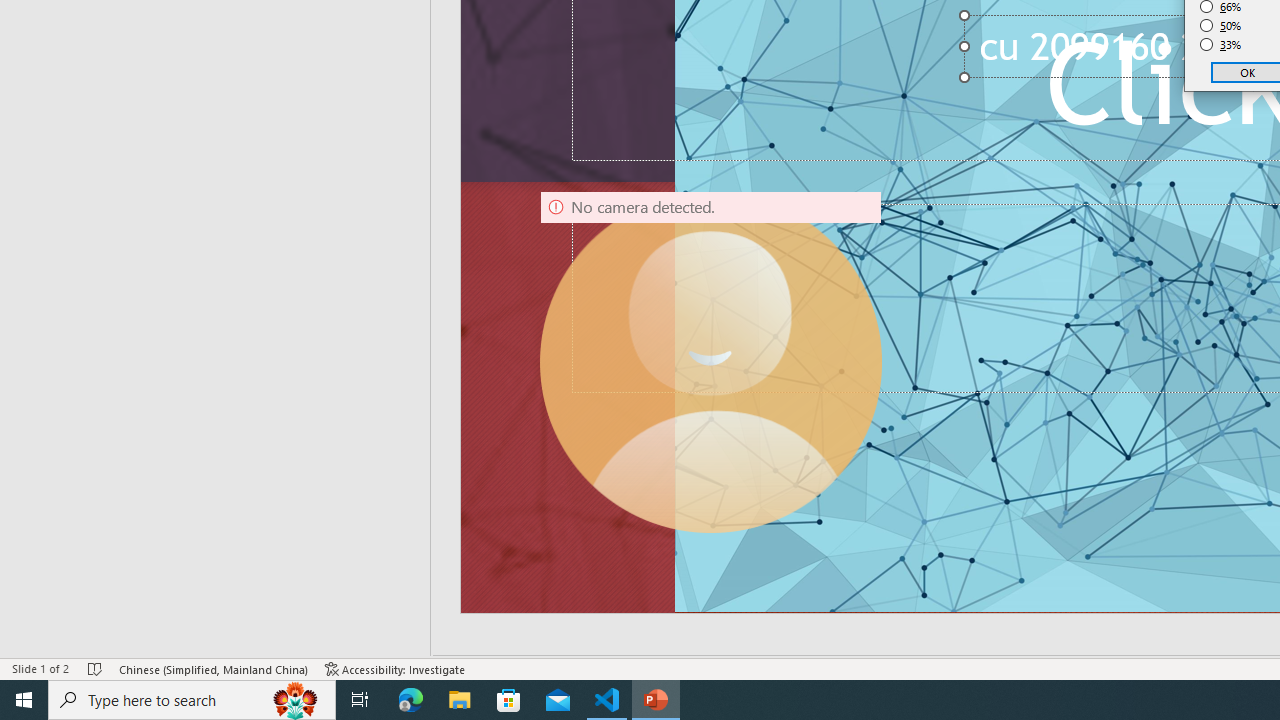 Image resolution: width=1280 pixels, height=720 pixels. I want to click on 'Visual Studio Code - 1 running window', so click(606, 698).